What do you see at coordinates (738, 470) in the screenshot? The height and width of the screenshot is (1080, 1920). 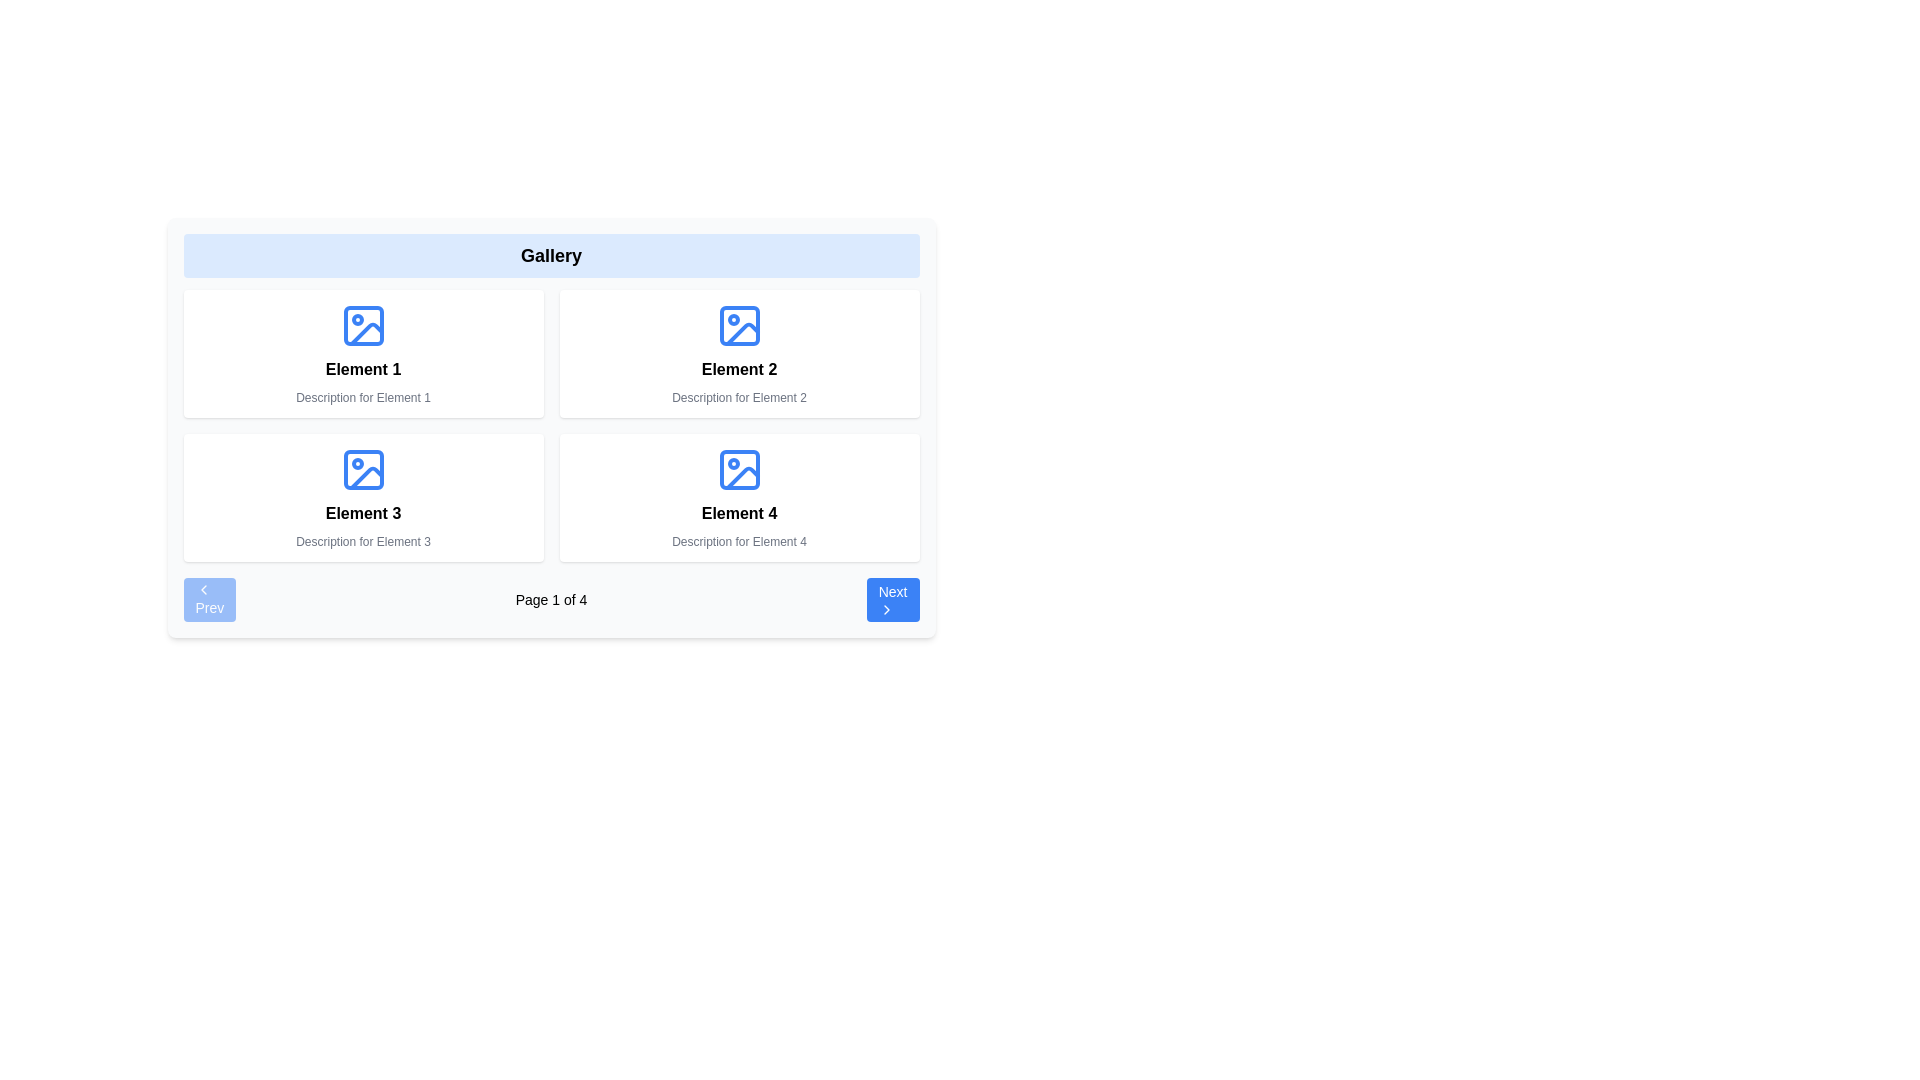 I see `the graphical decoration embedded within the SVG-based image icon of 'Element 4', located in the bottom-right slot of the grid layout` at bounding box center [738, 470].